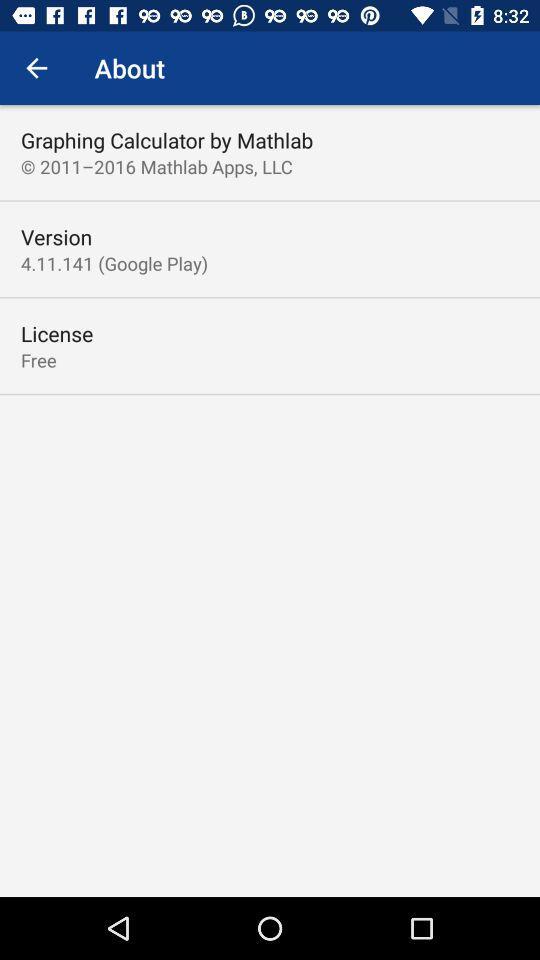  I want to click on the icon above the graphing calculator by item, so click(36, 68).